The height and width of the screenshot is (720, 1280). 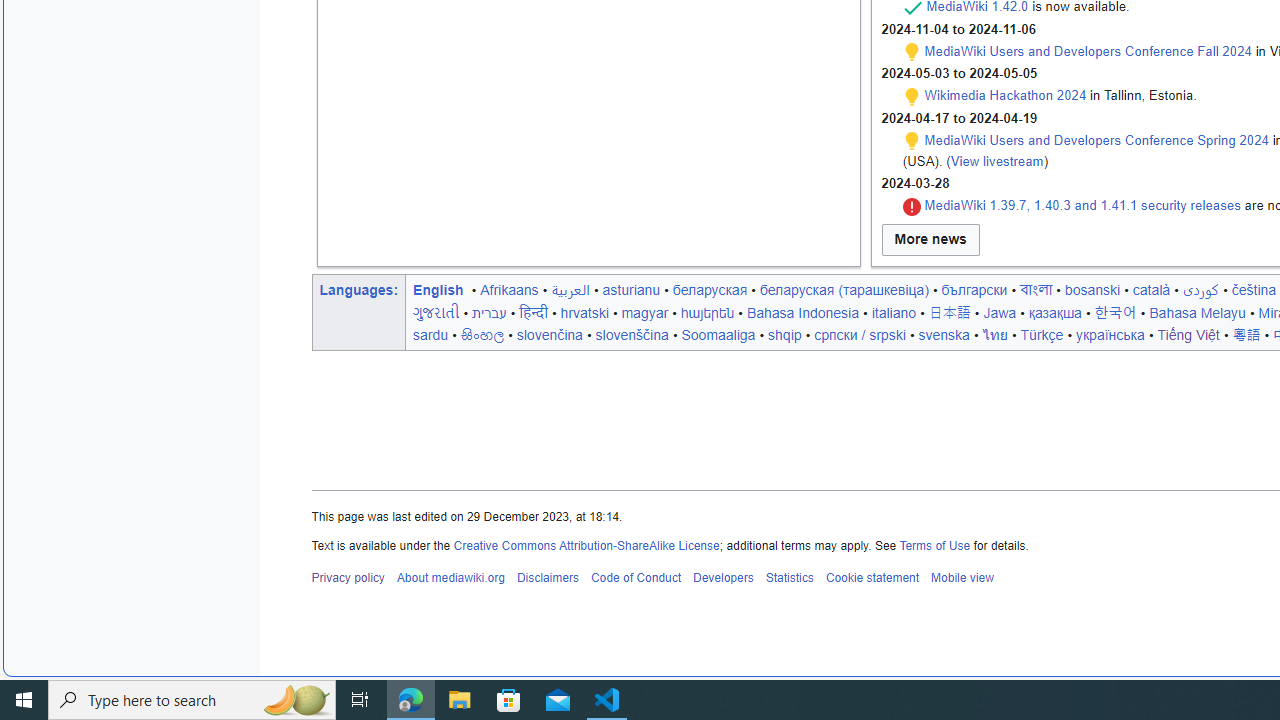 What do you see at coordinates (348, 578) in the screenshot?
I see `'Privacy policy'` at bounding box center [348, 578].